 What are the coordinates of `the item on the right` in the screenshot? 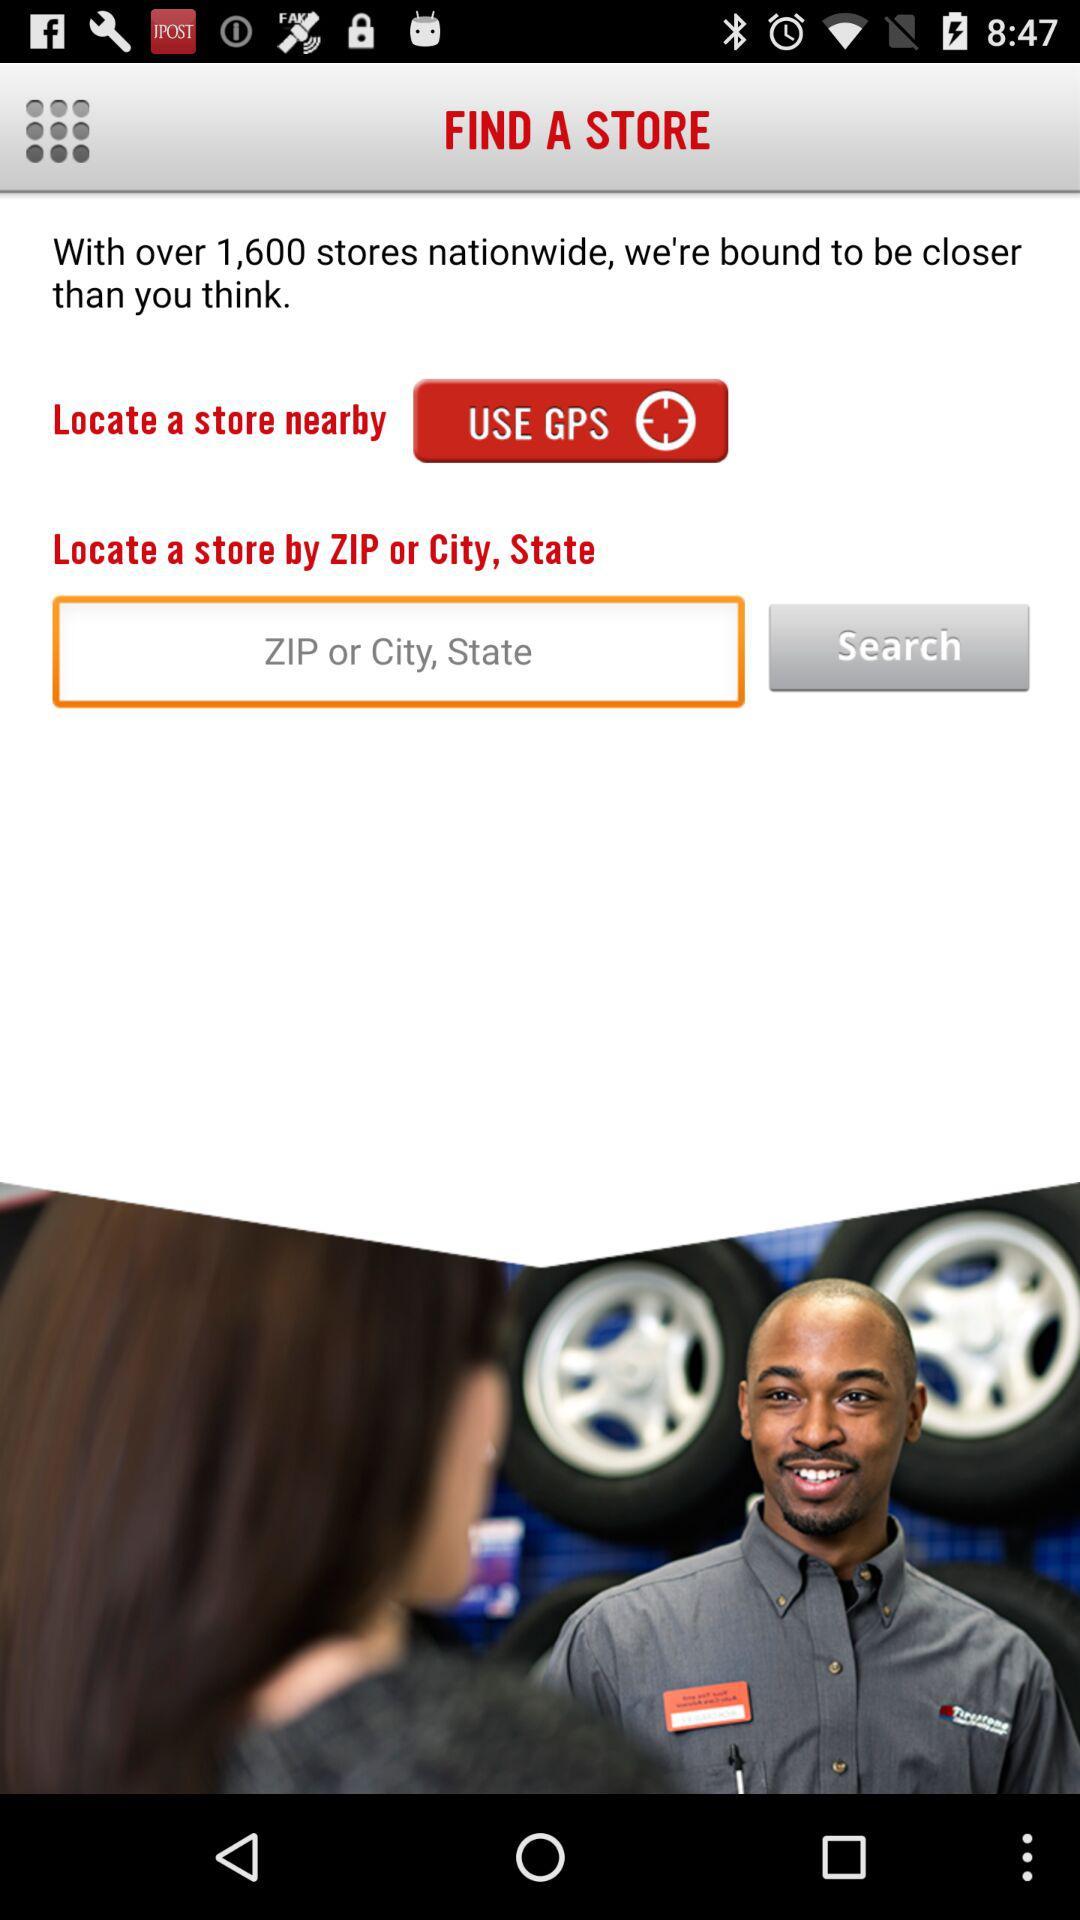 It's located at (898, 648).